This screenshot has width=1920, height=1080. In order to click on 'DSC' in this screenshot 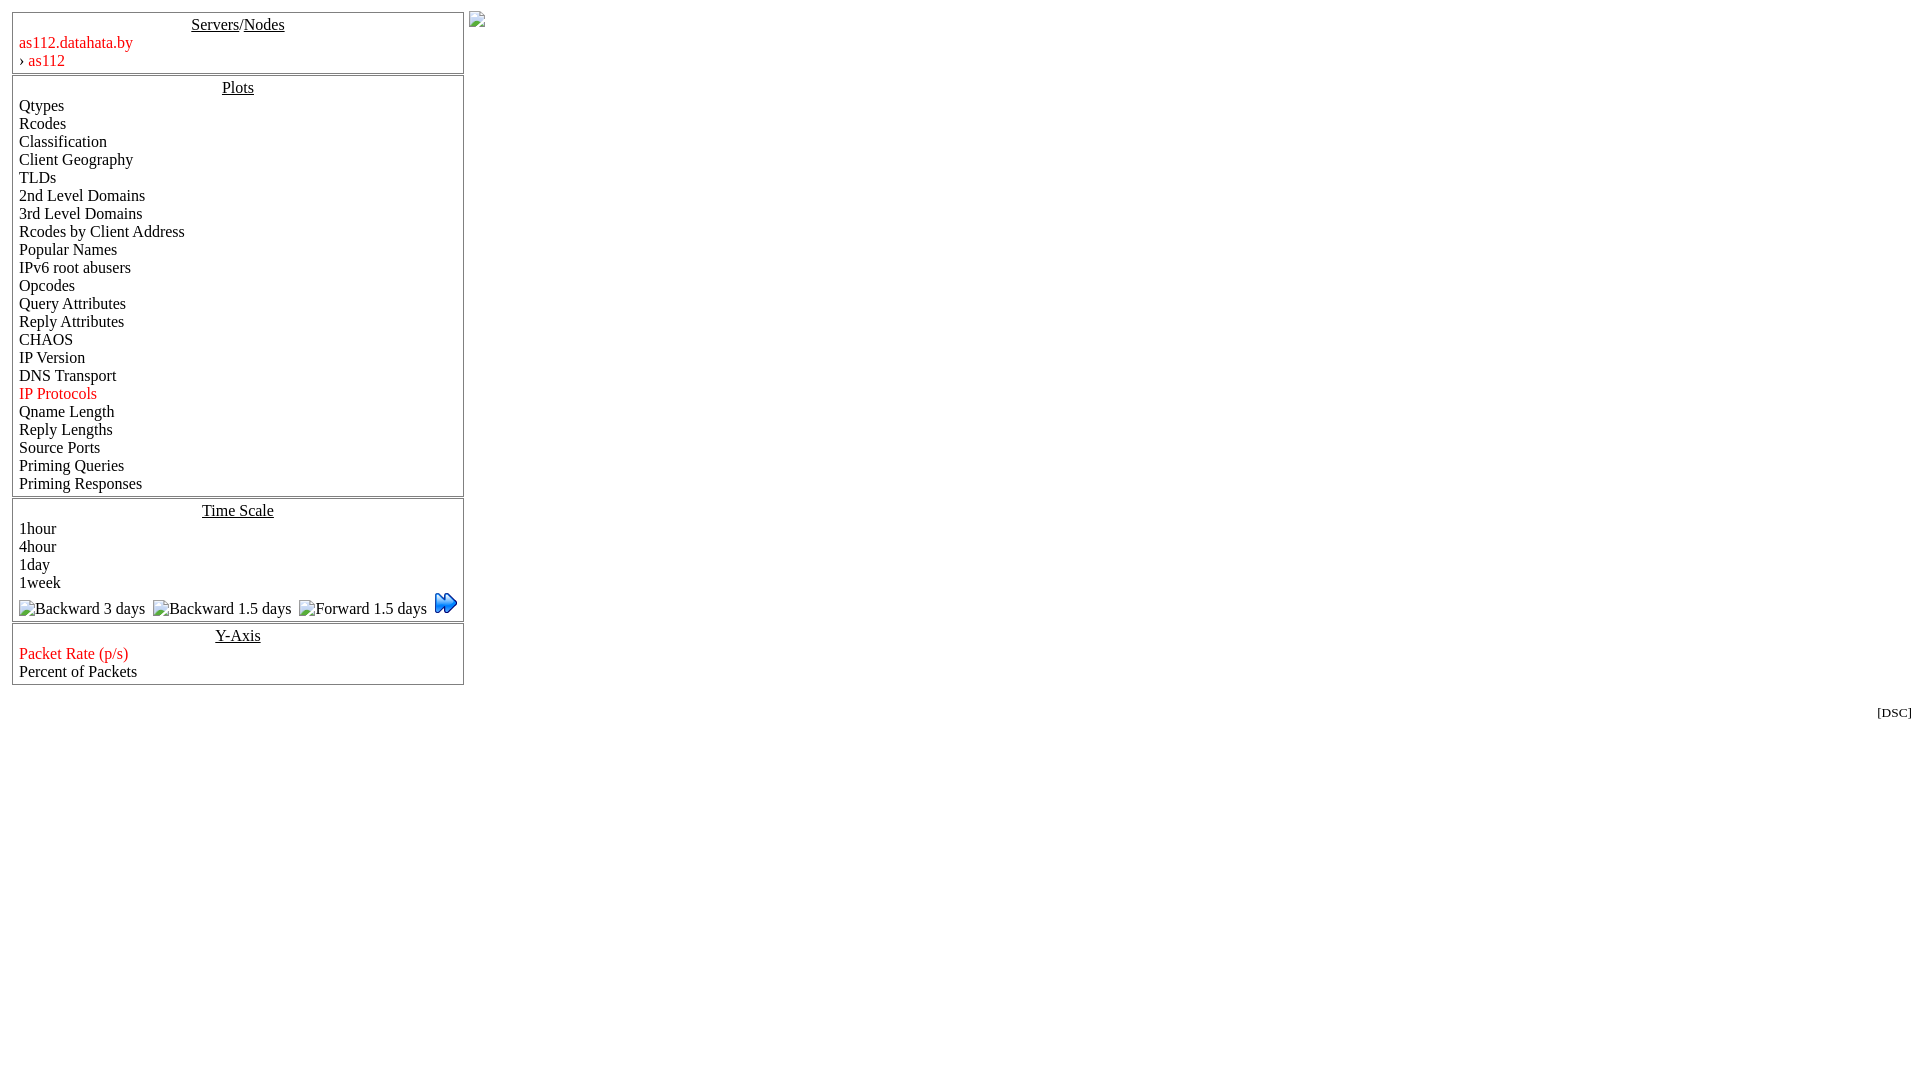, I will do `click(1880, 711)`.